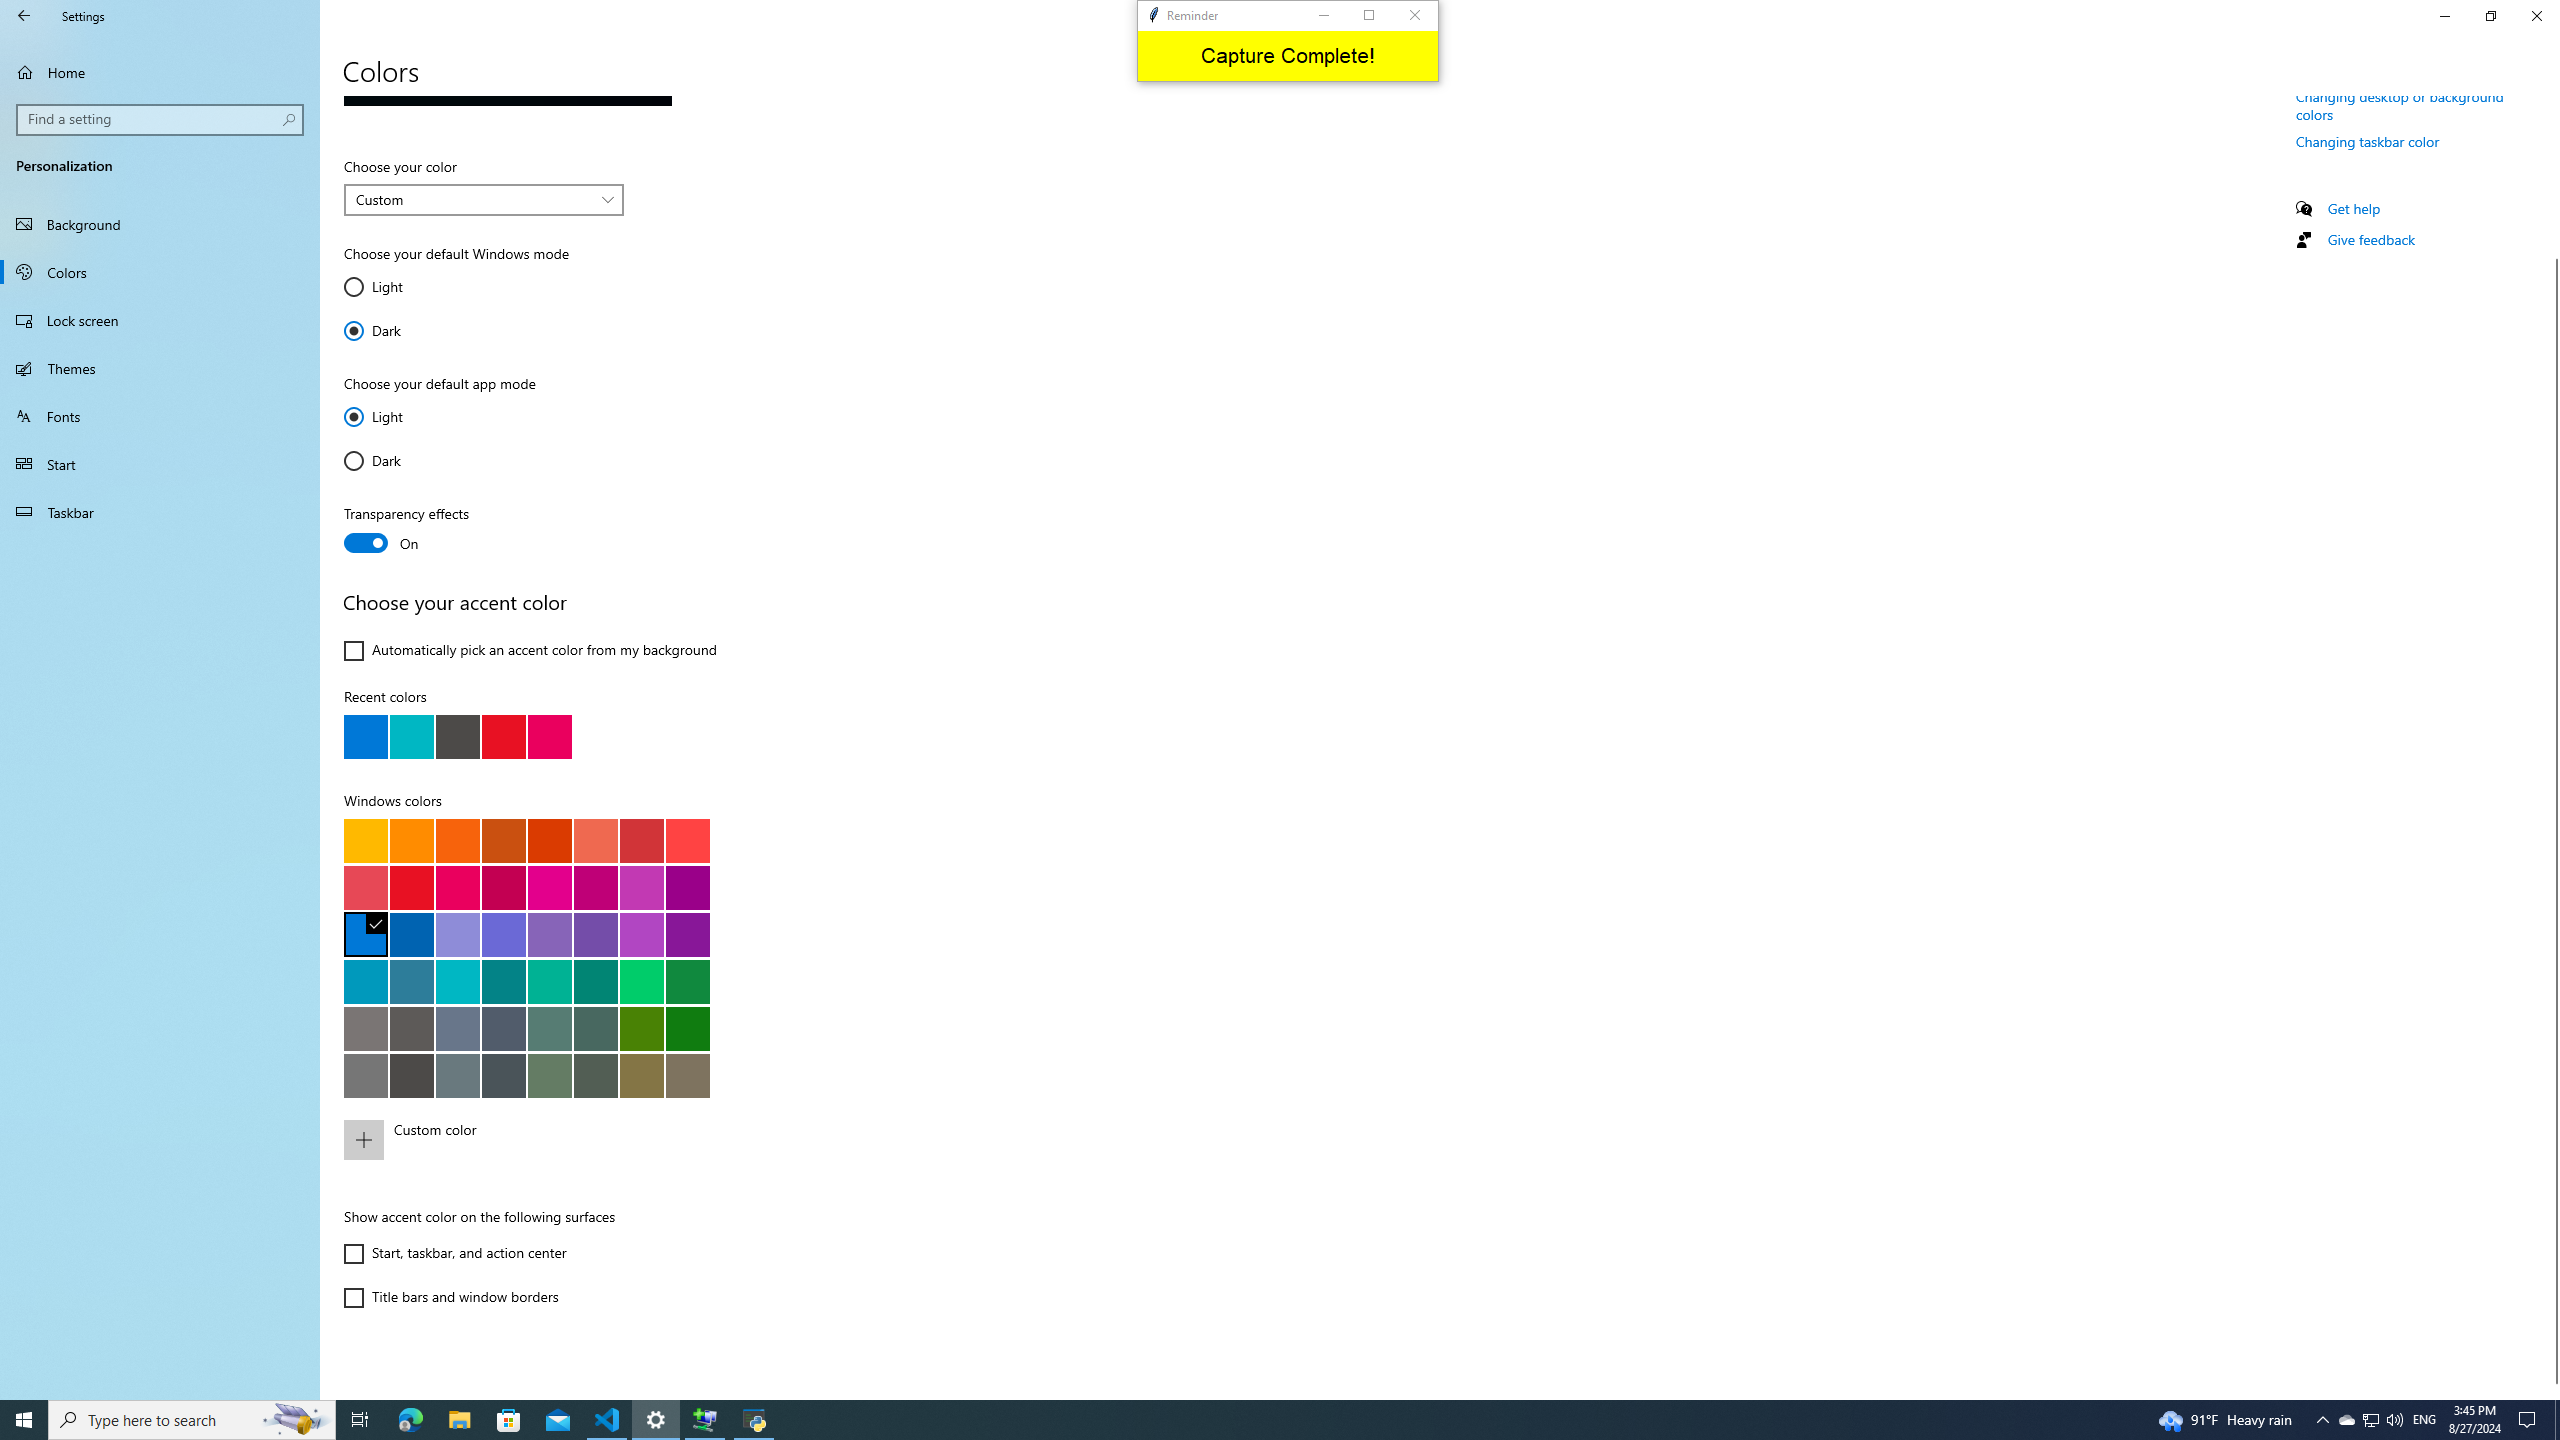  I want to click on 'Transparency effects', so click(416, 531).